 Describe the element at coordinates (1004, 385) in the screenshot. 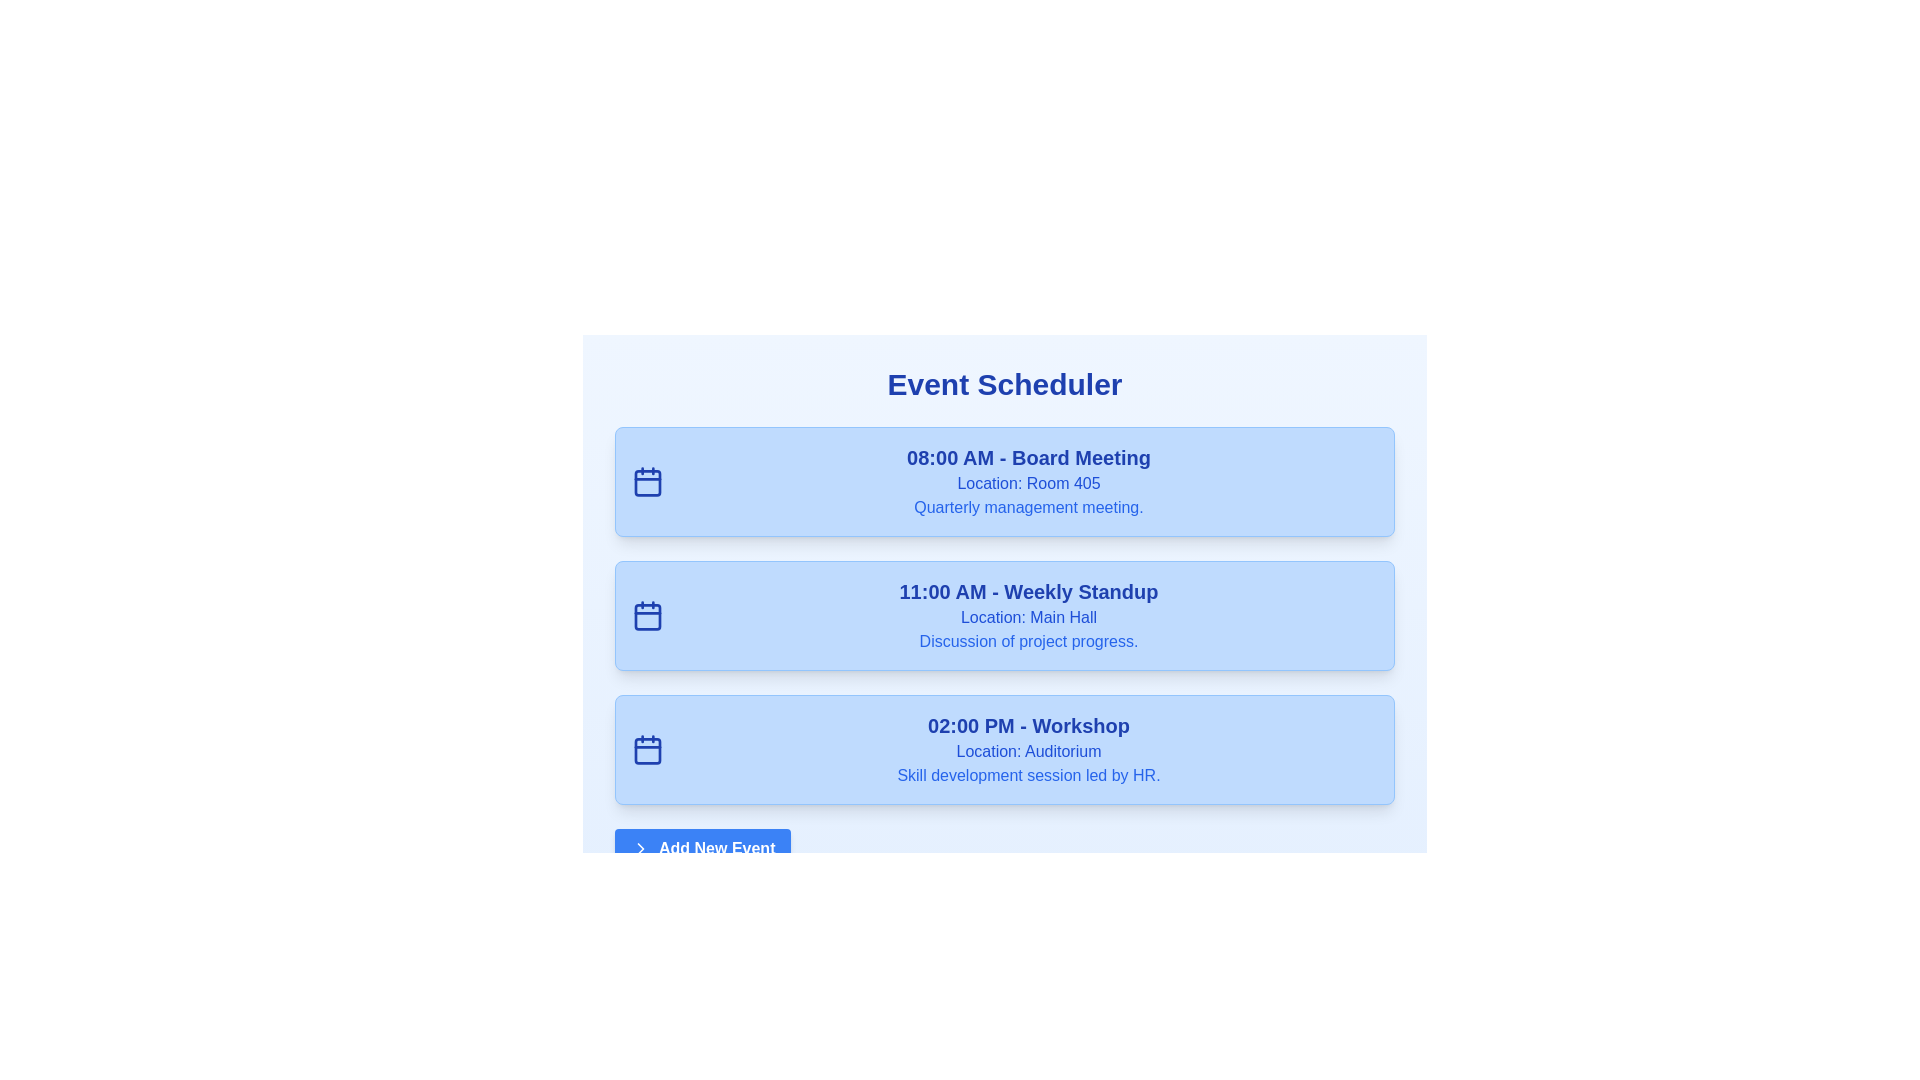

I see `the prominently displayed title 'Event Scheduler', which is styled in bold, large, dark blue font at the top-center of the content area` at that location.